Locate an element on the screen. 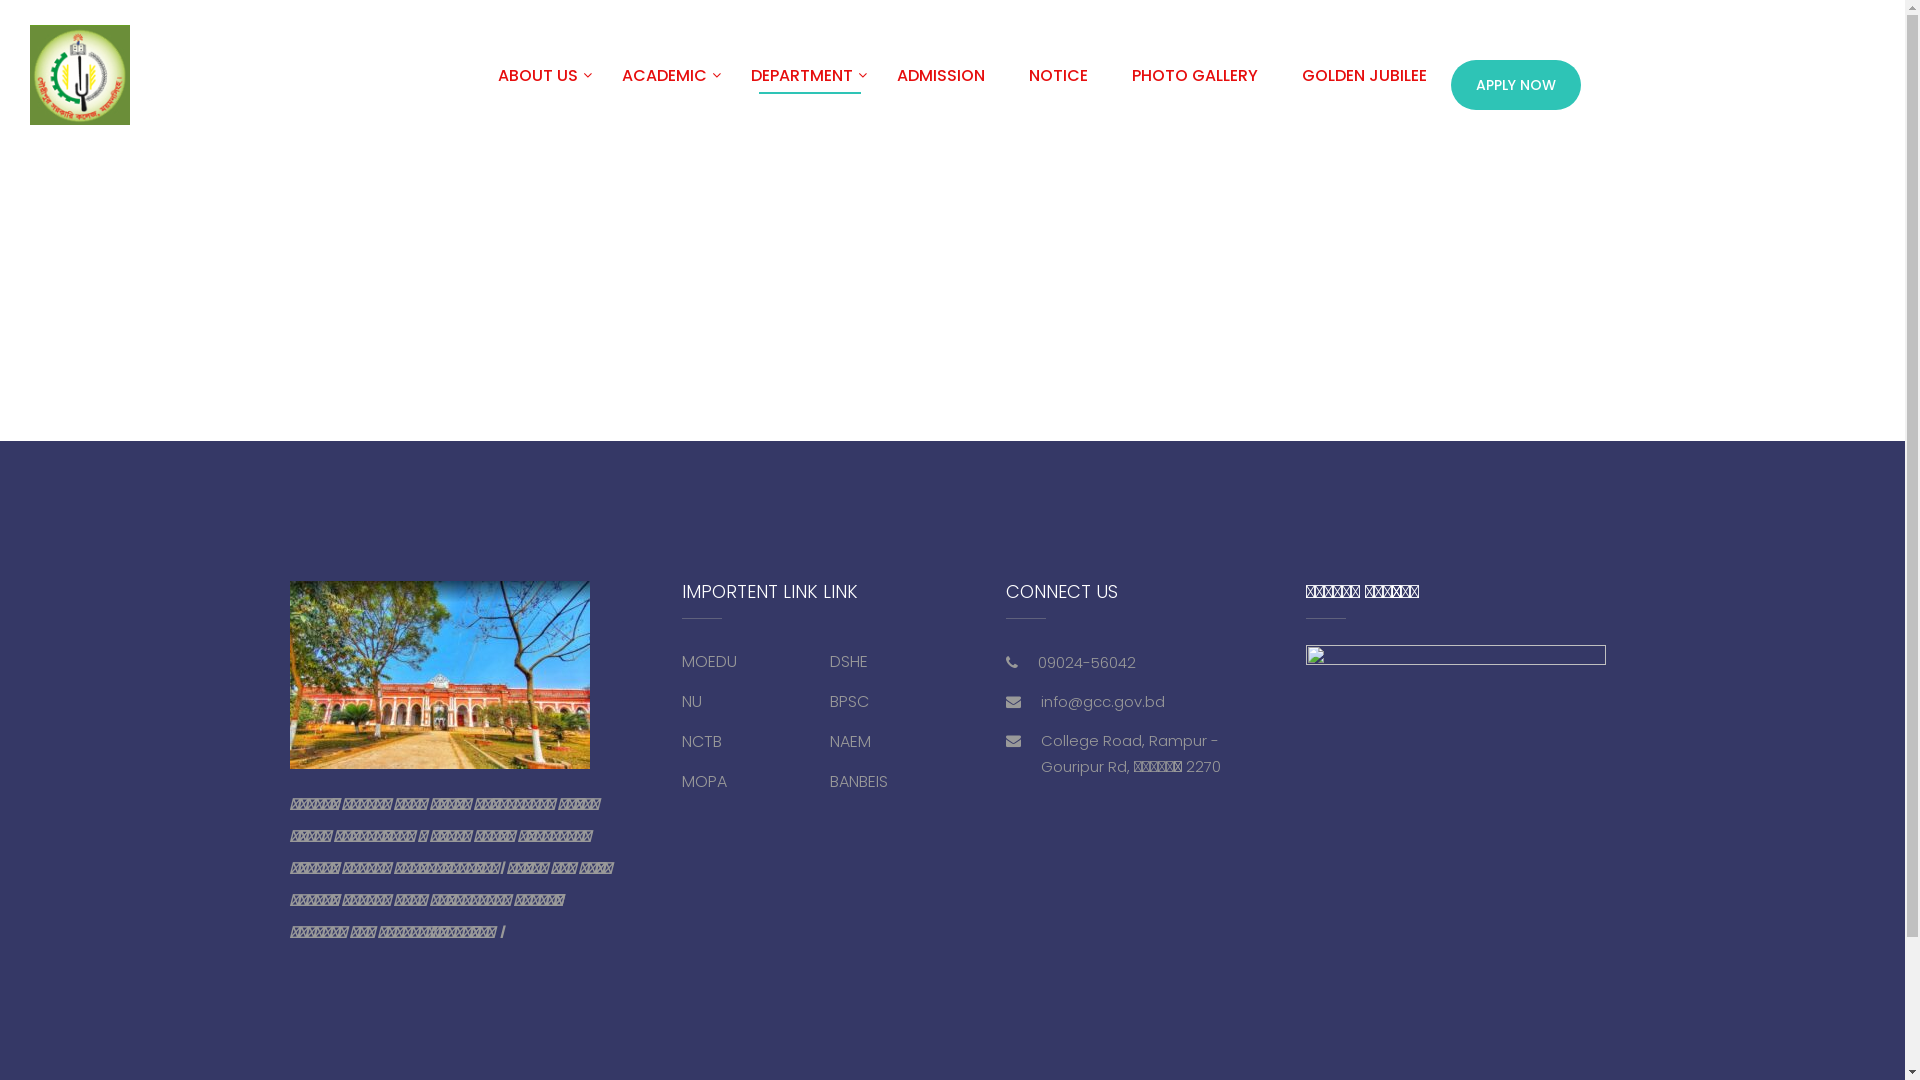  'ACADEMIC' is located at coordinates (664, 83).